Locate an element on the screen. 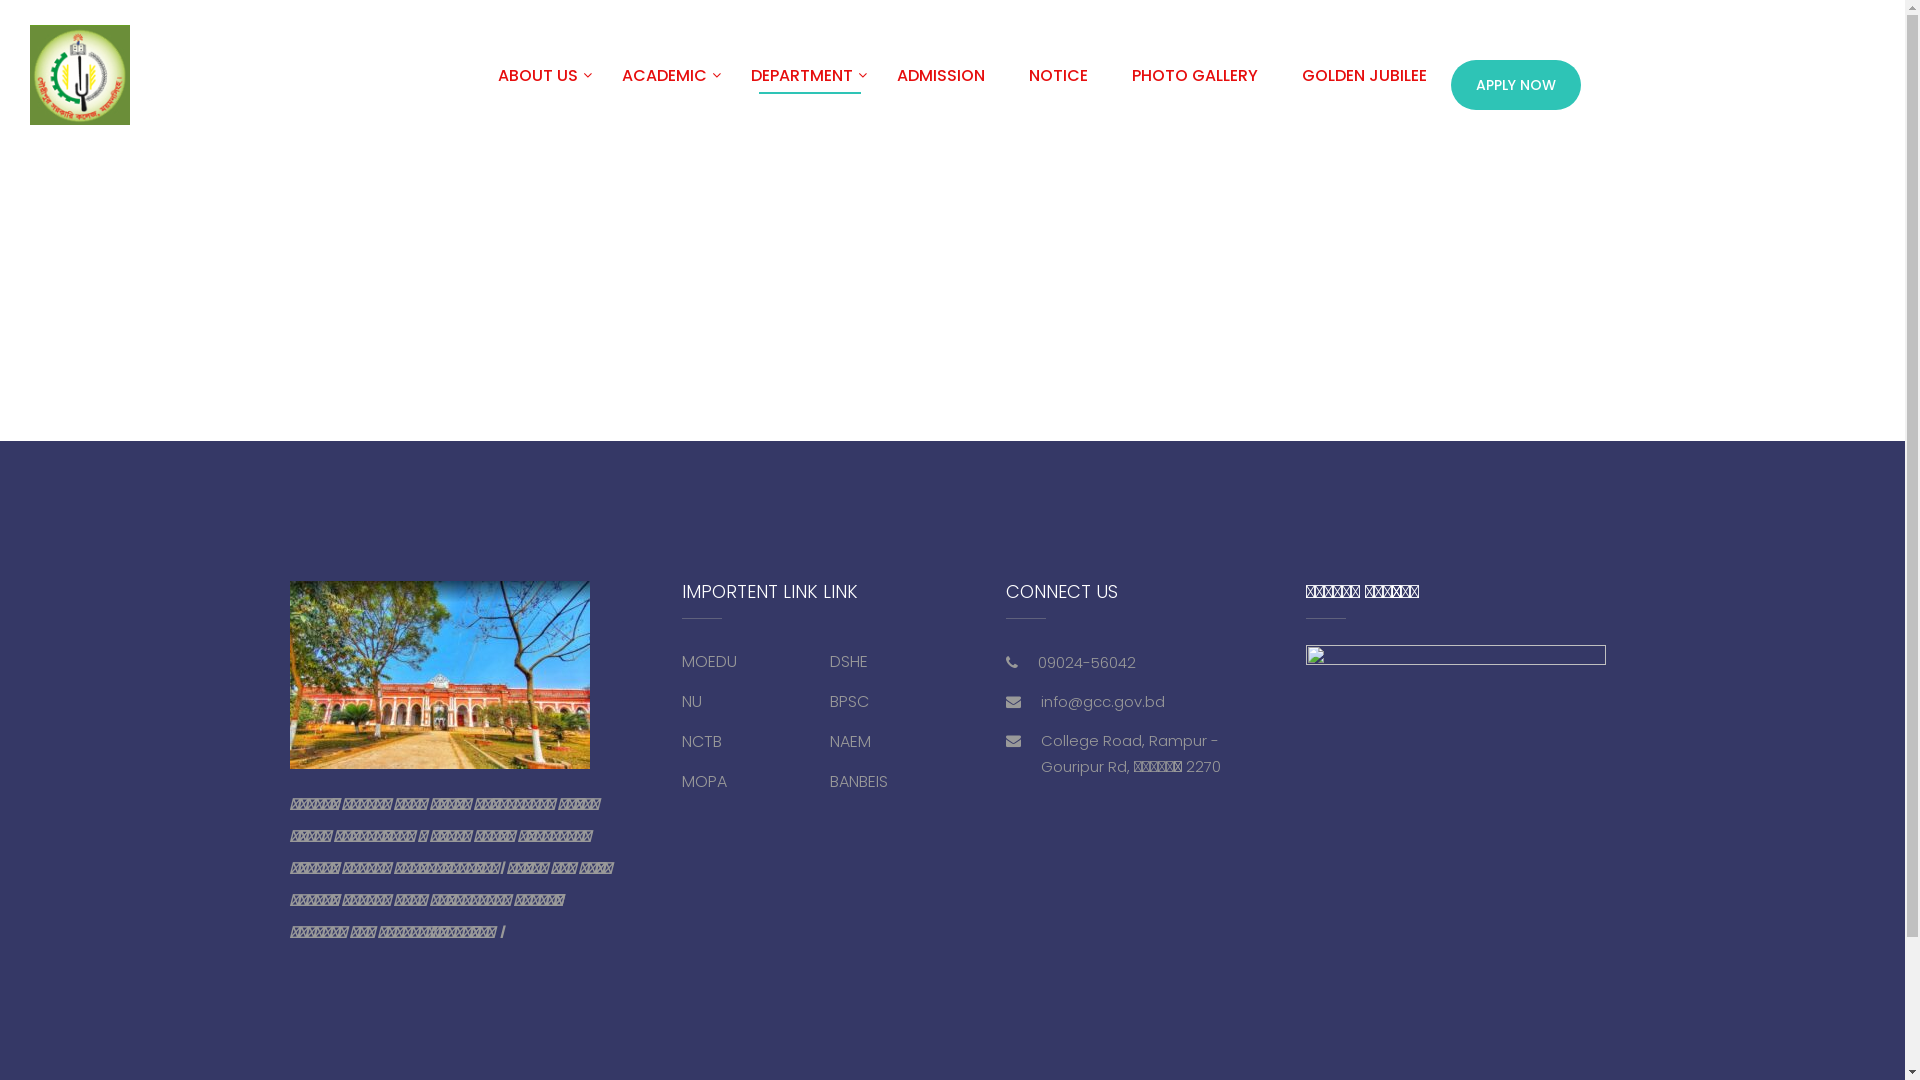  'ACADEMIC' is located at coordinates (664, 83).